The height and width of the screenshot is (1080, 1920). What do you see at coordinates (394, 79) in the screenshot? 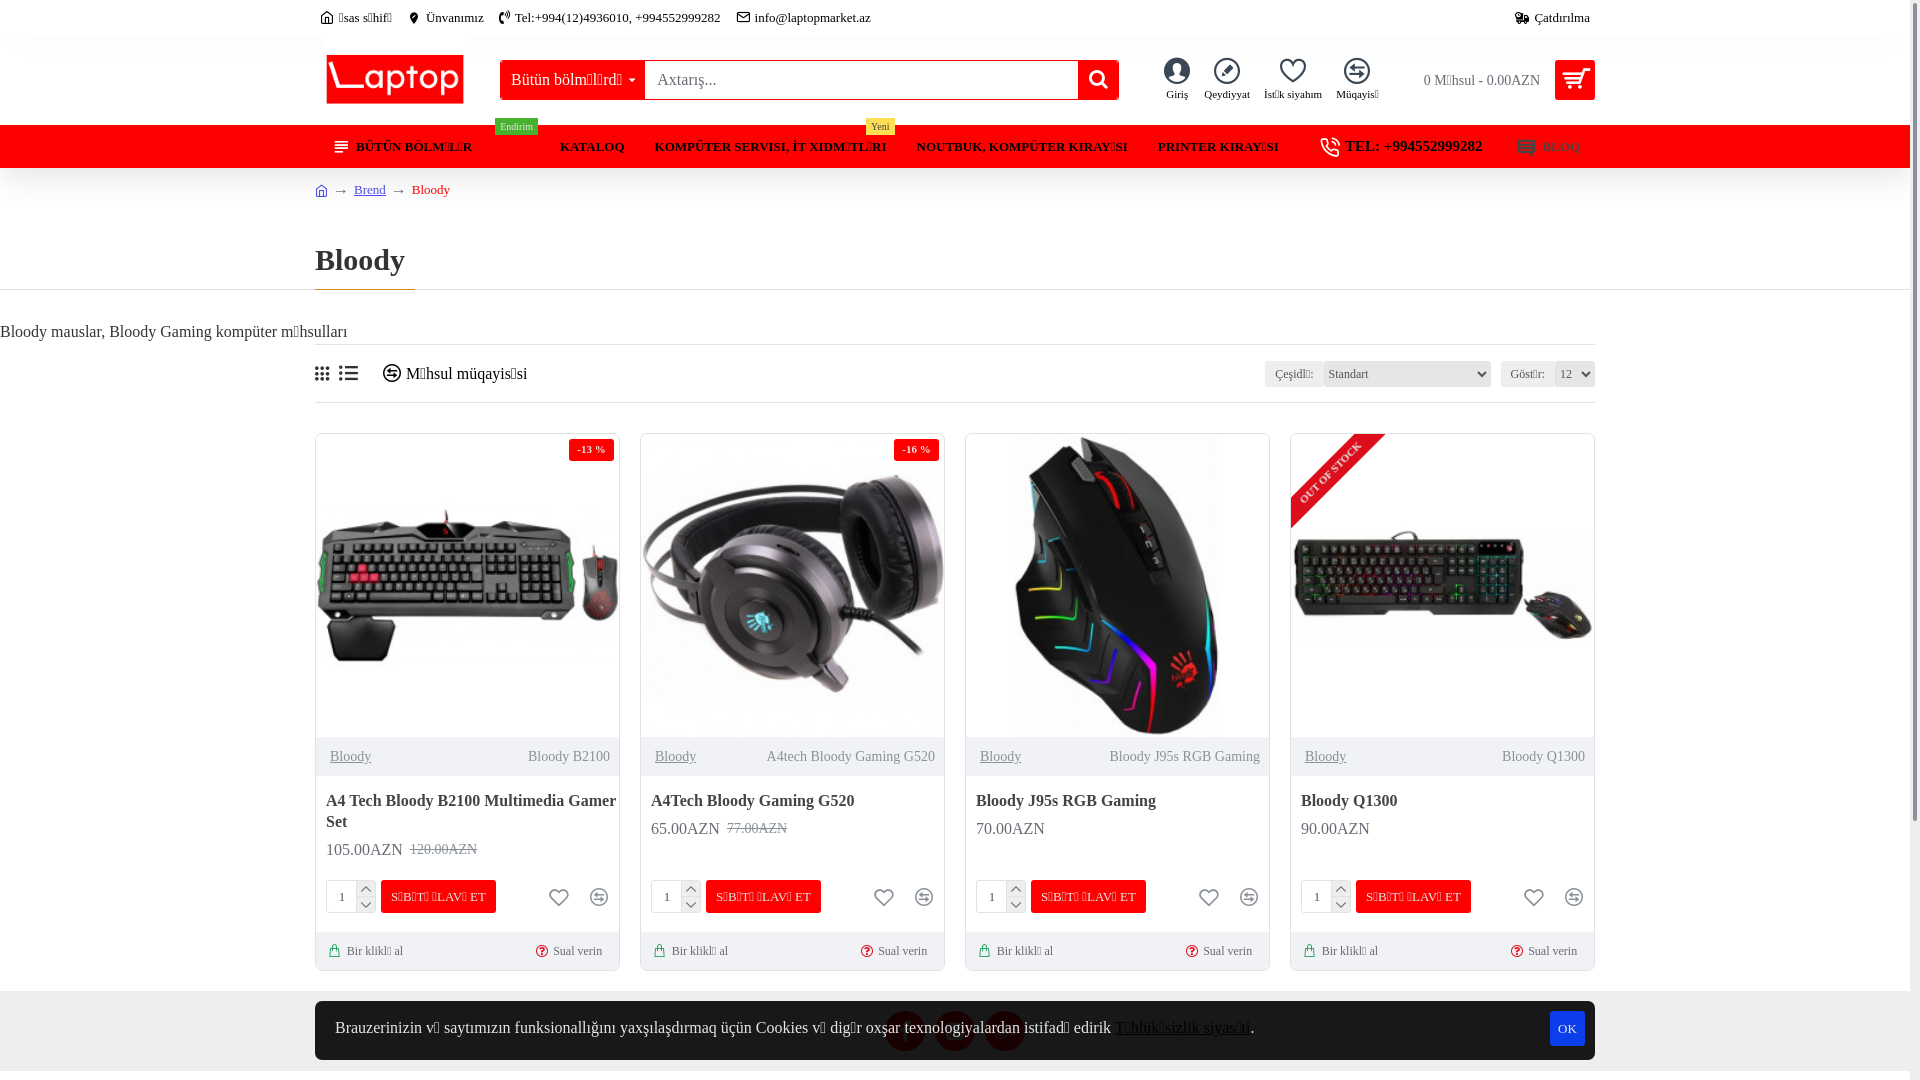
I see `'LaptopMarket'` at bounding box center [394, 79].